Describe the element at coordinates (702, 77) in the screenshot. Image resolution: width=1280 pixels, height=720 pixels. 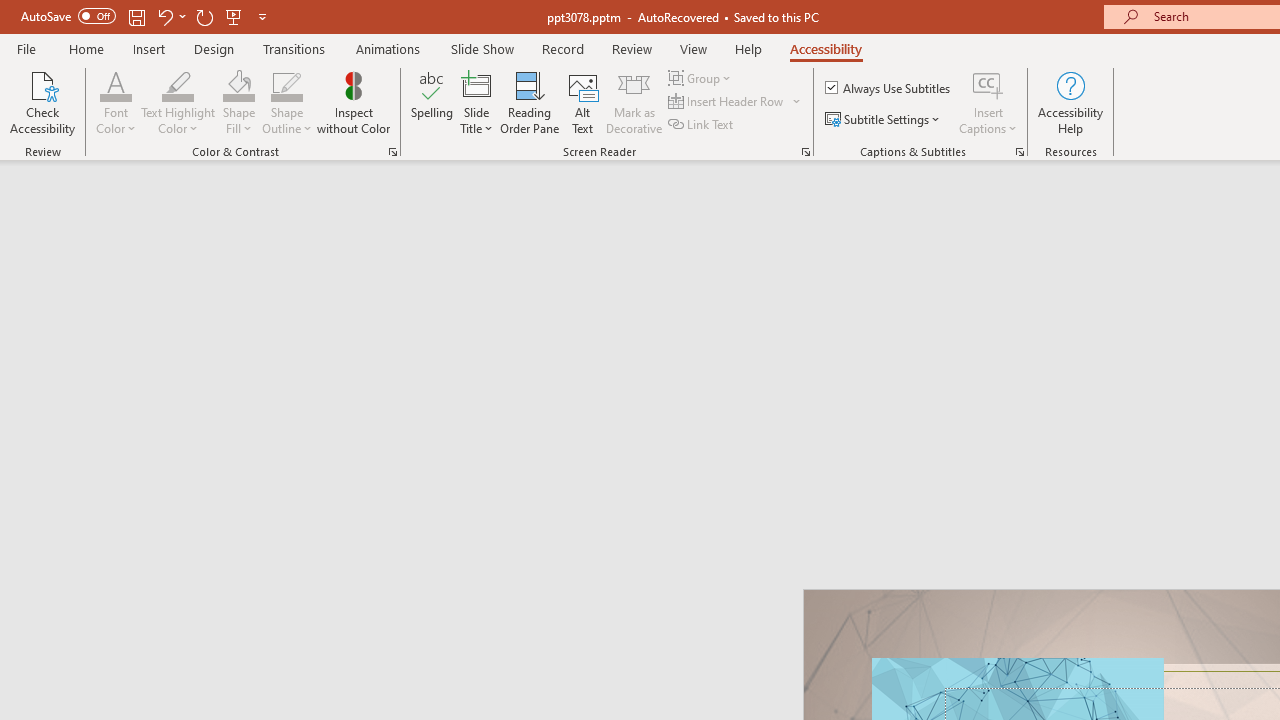
I see `'Group'` at that location.